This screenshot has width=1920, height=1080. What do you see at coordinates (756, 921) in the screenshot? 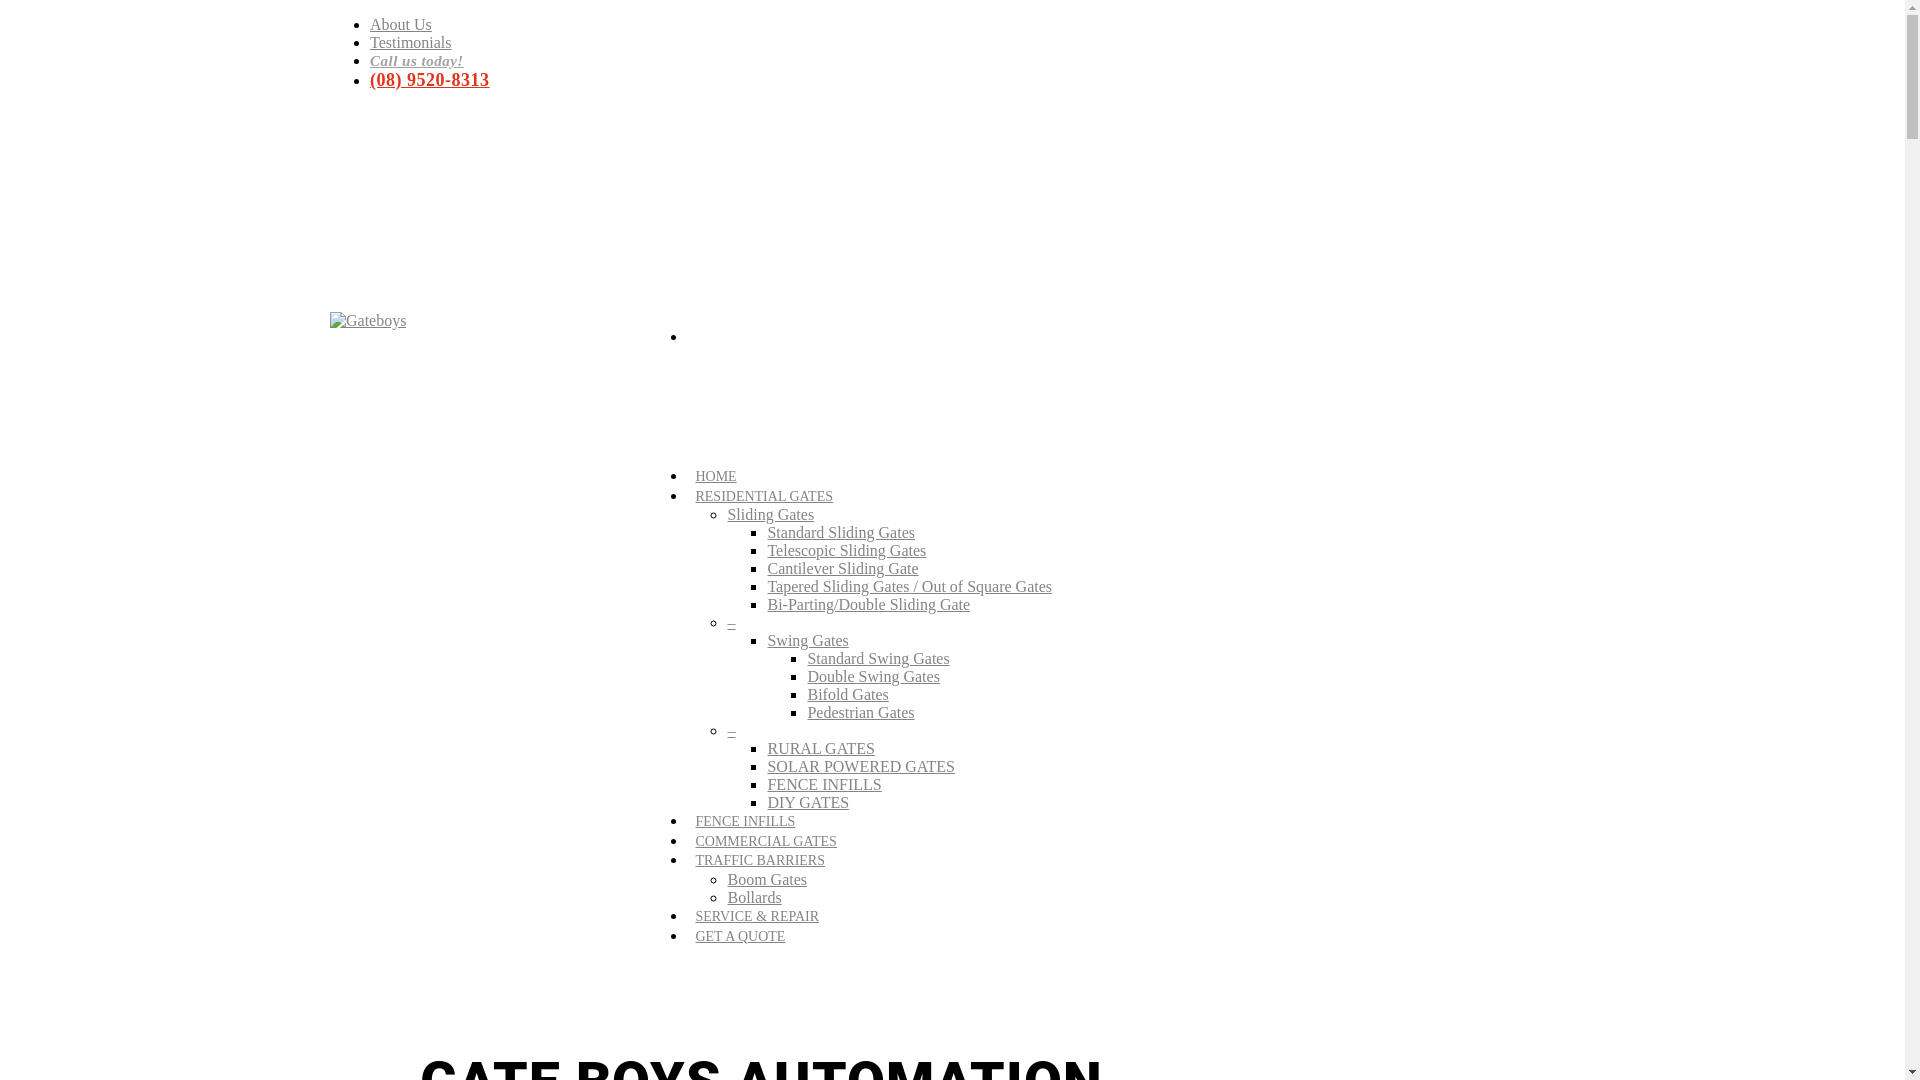
I see `'SERVICE & REPAIR'` at bounding box center [756, 921].